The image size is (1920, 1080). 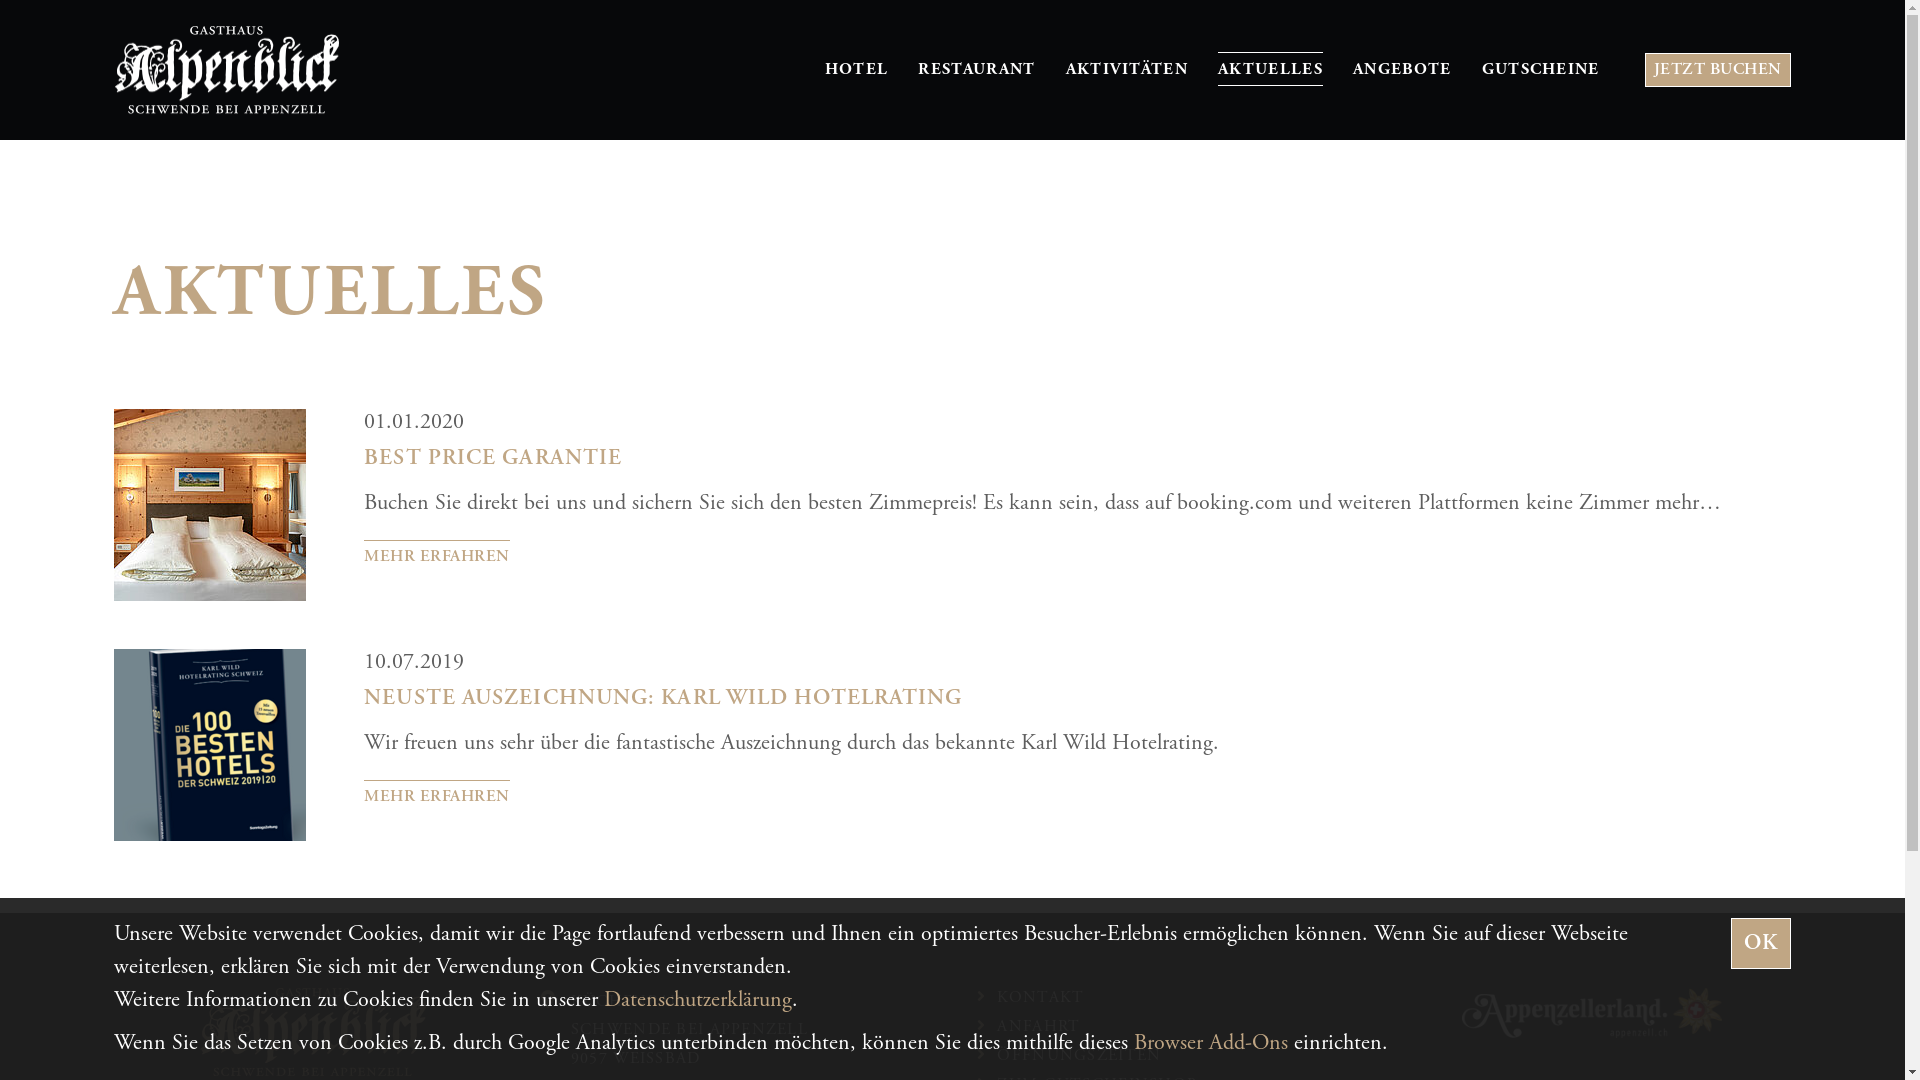 What do you see at coordinates (1401, 68) in the screenshot?
I see `'ANGEBOTE'` at bounding box center [1401, 68].